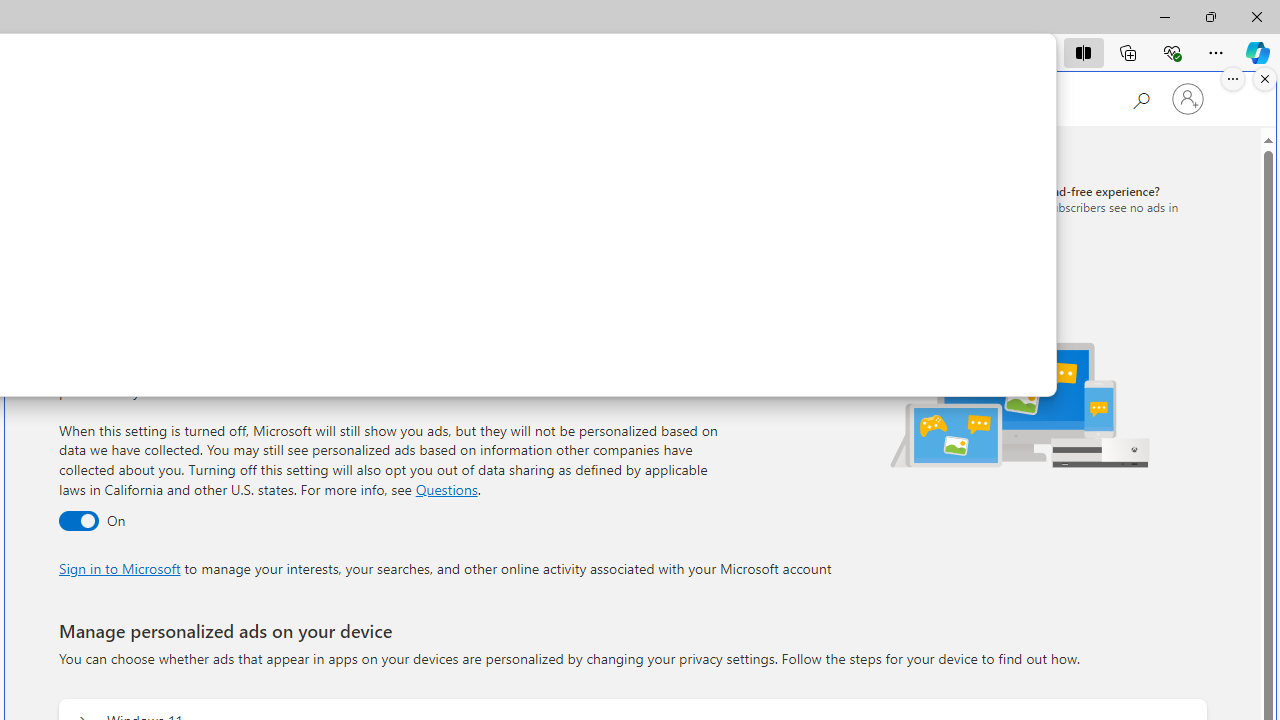  Describe the element at coordinates (1232, 78) in the screenshot. I see `'More options.'` at that location.